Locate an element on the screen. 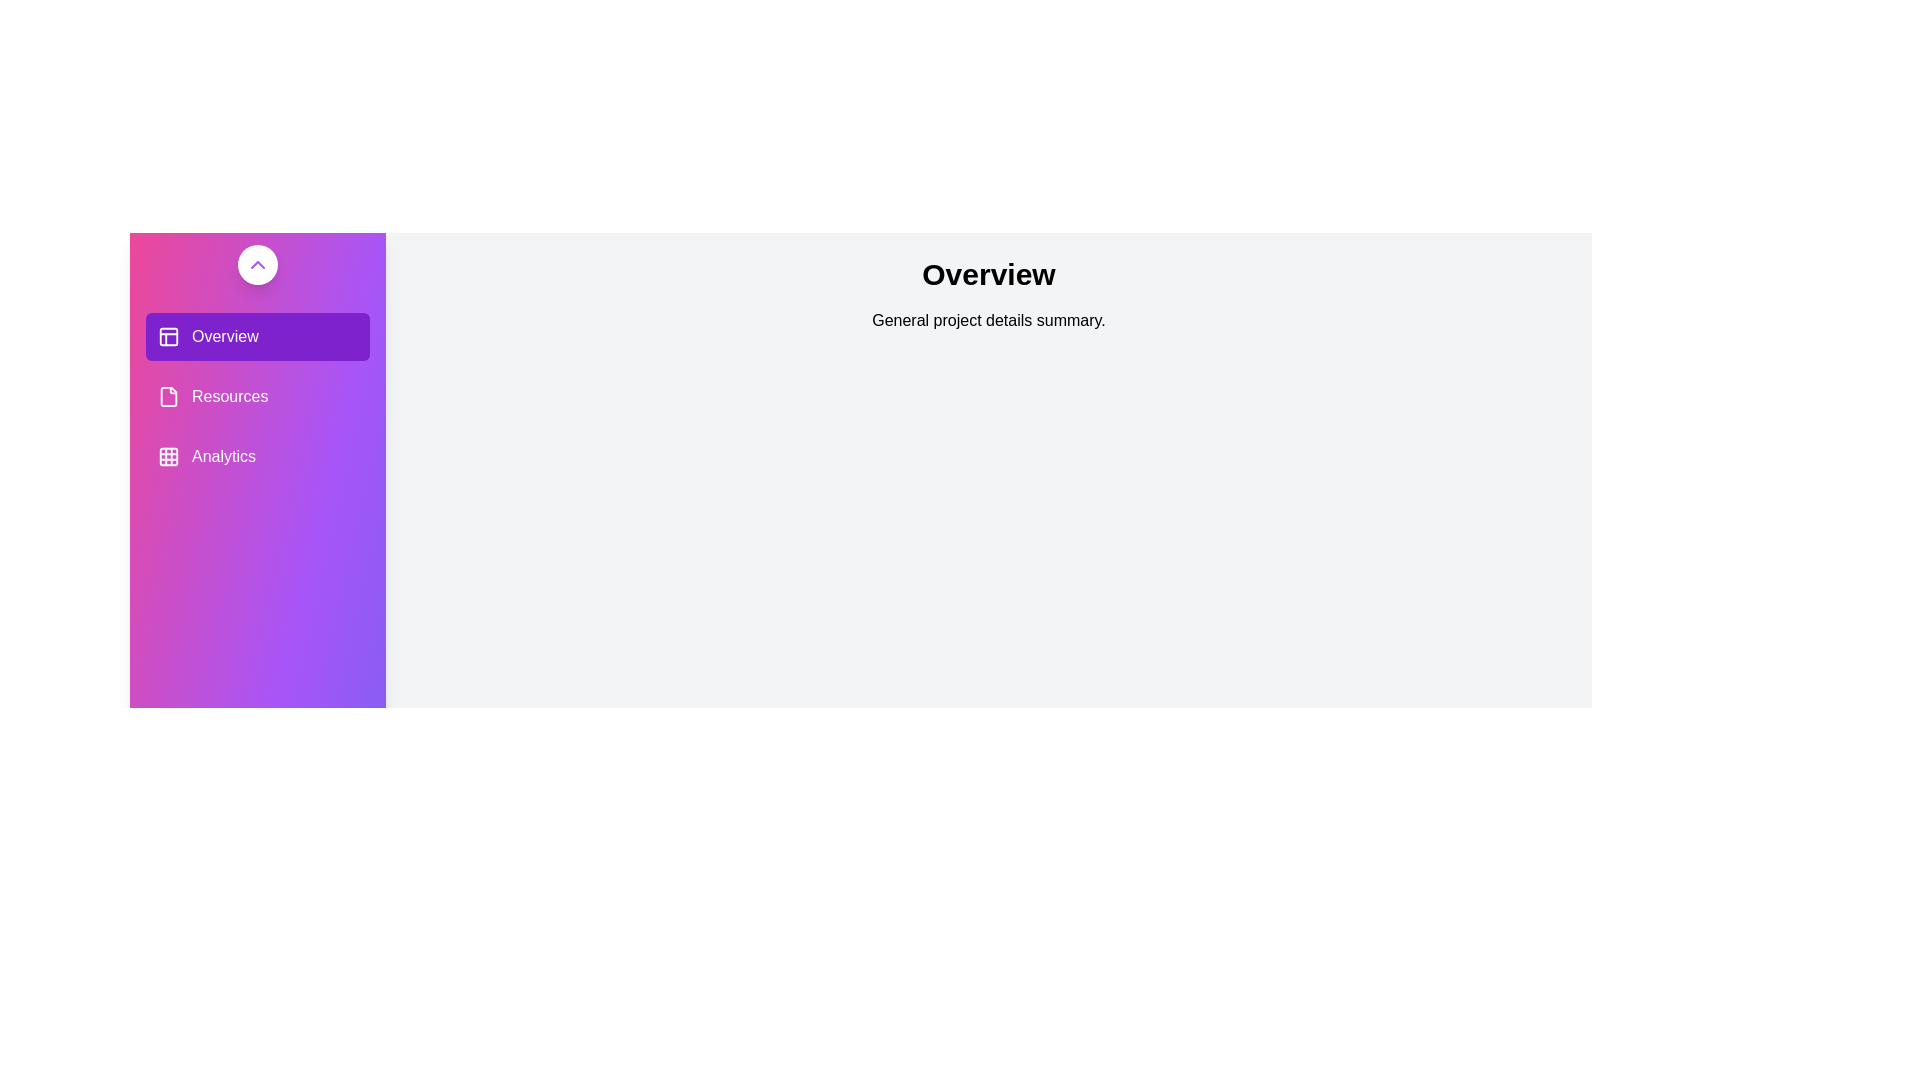  the section Analytics from the sidebar is located at coordinates (257, 456).